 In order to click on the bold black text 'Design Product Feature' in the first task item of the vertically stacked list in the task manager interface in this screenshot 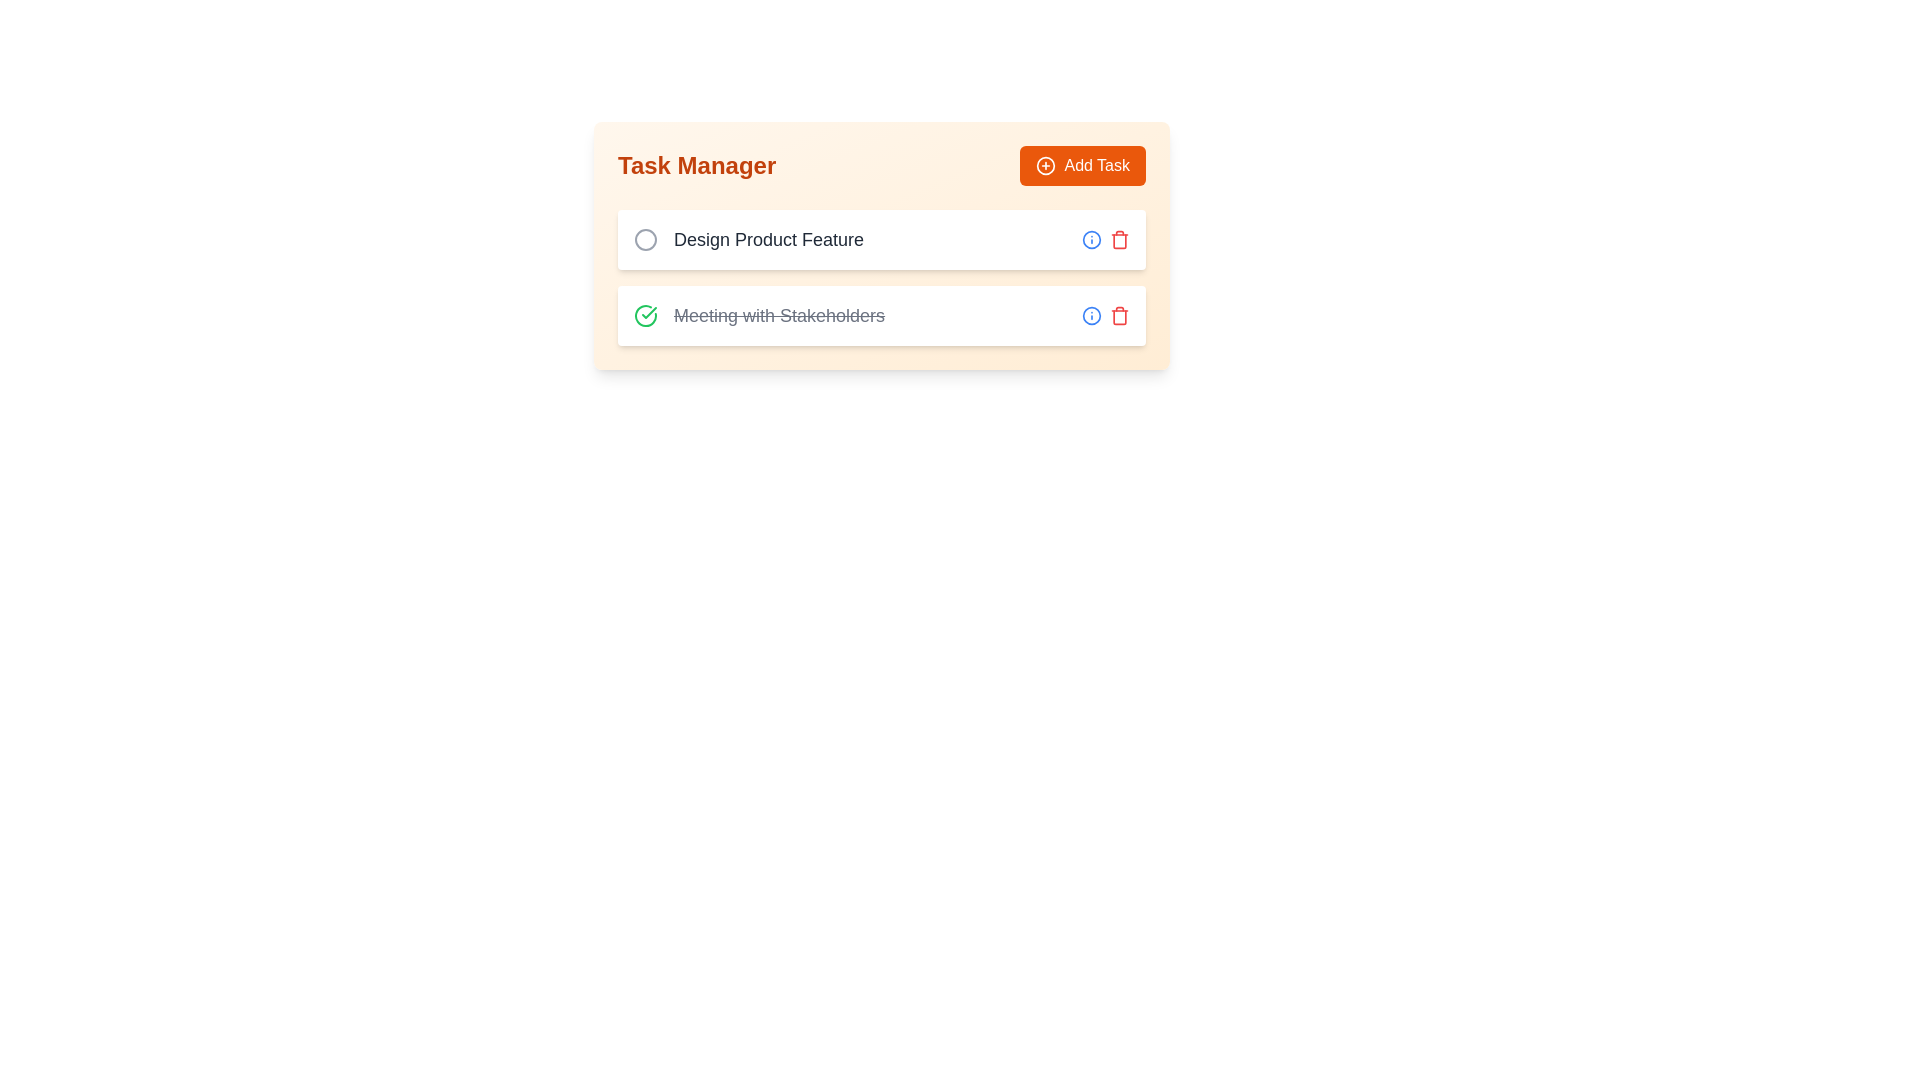, I will do `click(747, 238)`.